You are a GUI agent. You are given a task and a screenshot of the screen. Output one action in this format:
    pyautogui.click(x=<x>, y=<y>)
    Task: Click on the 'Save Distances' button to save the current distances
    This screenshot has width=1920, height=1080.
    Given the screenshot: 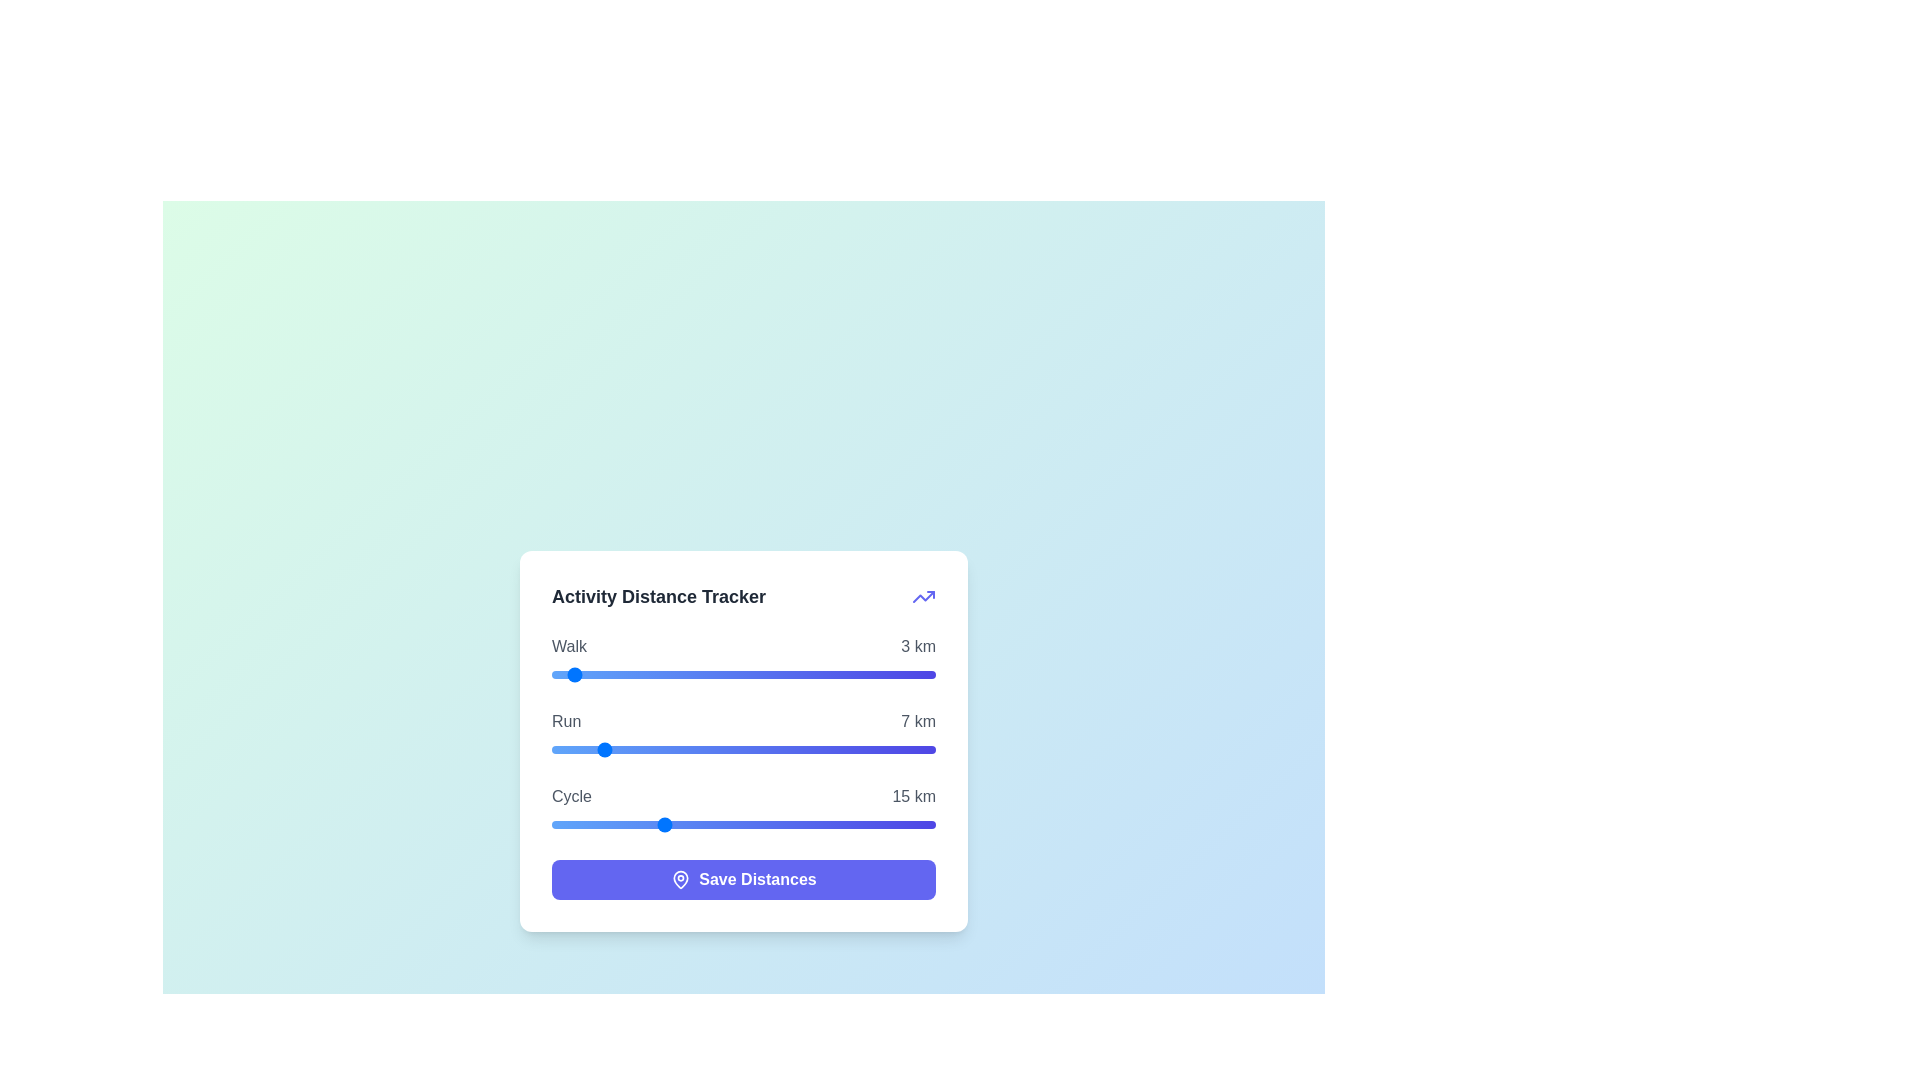 What is the action you would take?
    pyautogui.click(x=743, y=878)
    